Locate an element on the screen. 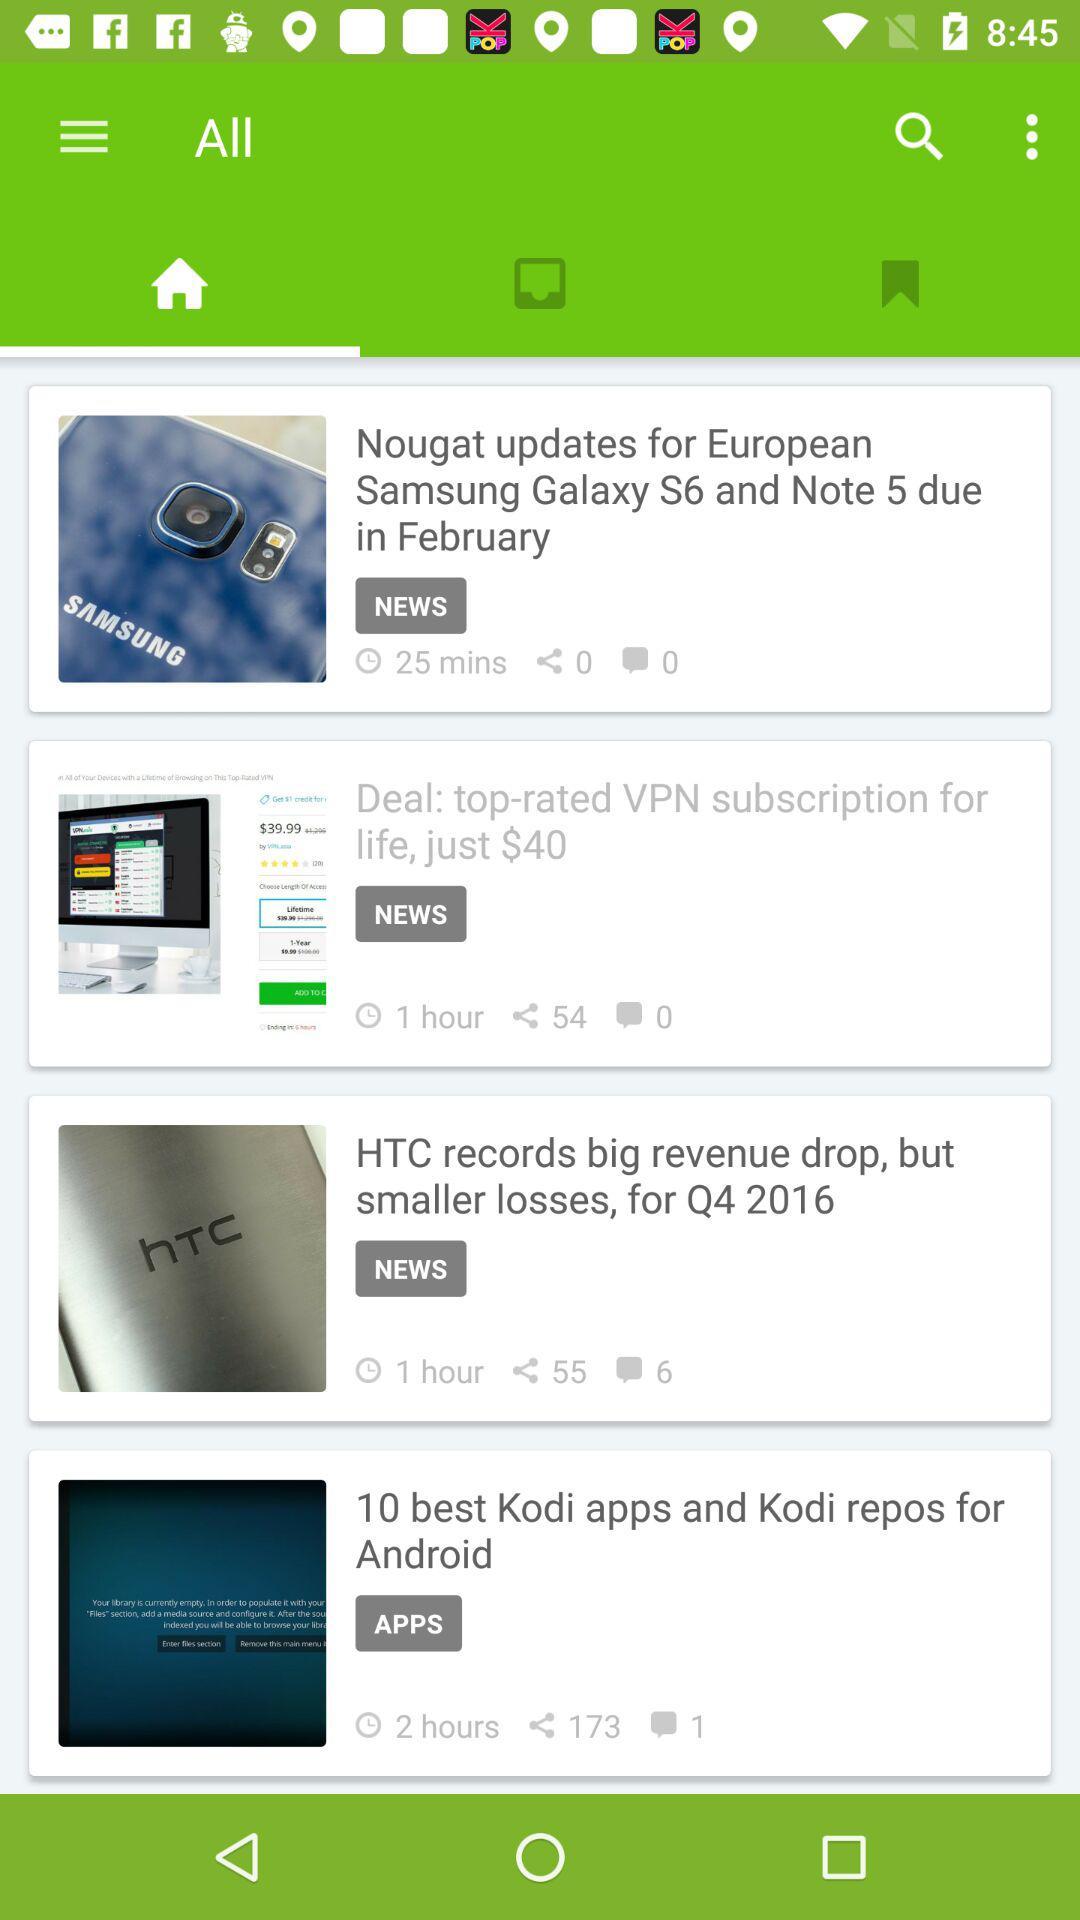 This screenshot has width=1080, height=1920. search is located at coordinates (919, 135).